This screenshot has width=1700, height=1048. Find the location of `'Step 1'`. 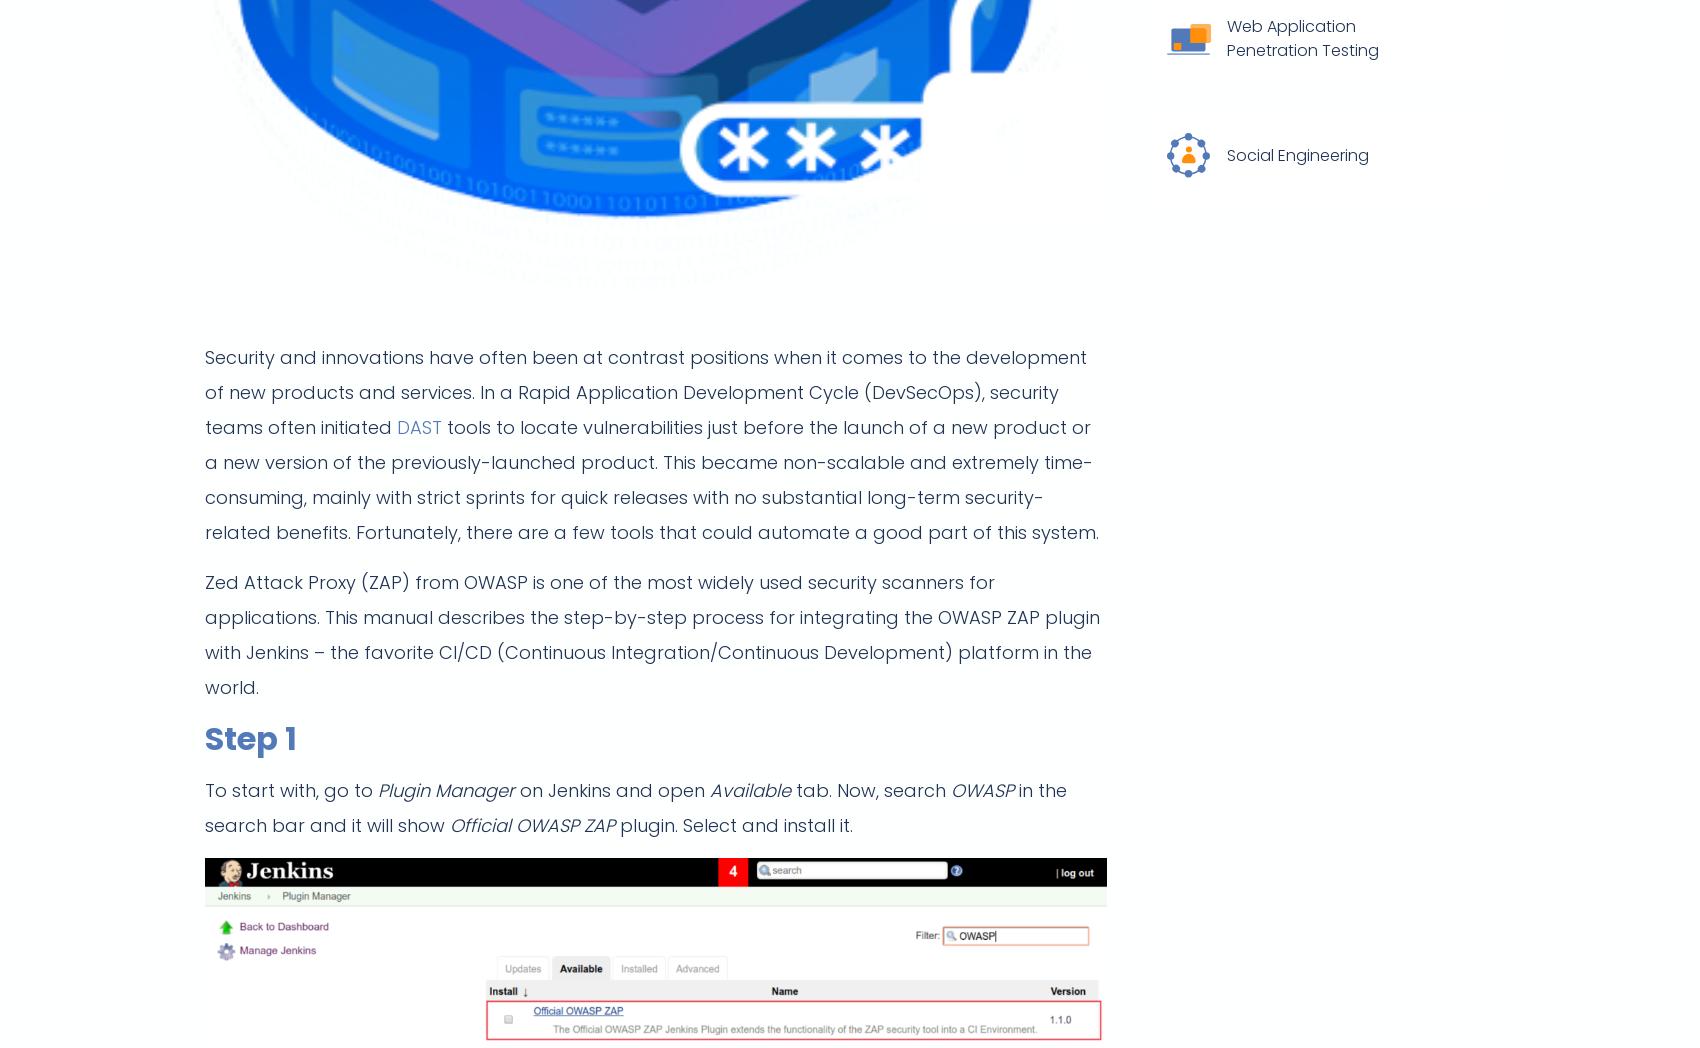

'Step 1' is located at coordinates (204, 736).